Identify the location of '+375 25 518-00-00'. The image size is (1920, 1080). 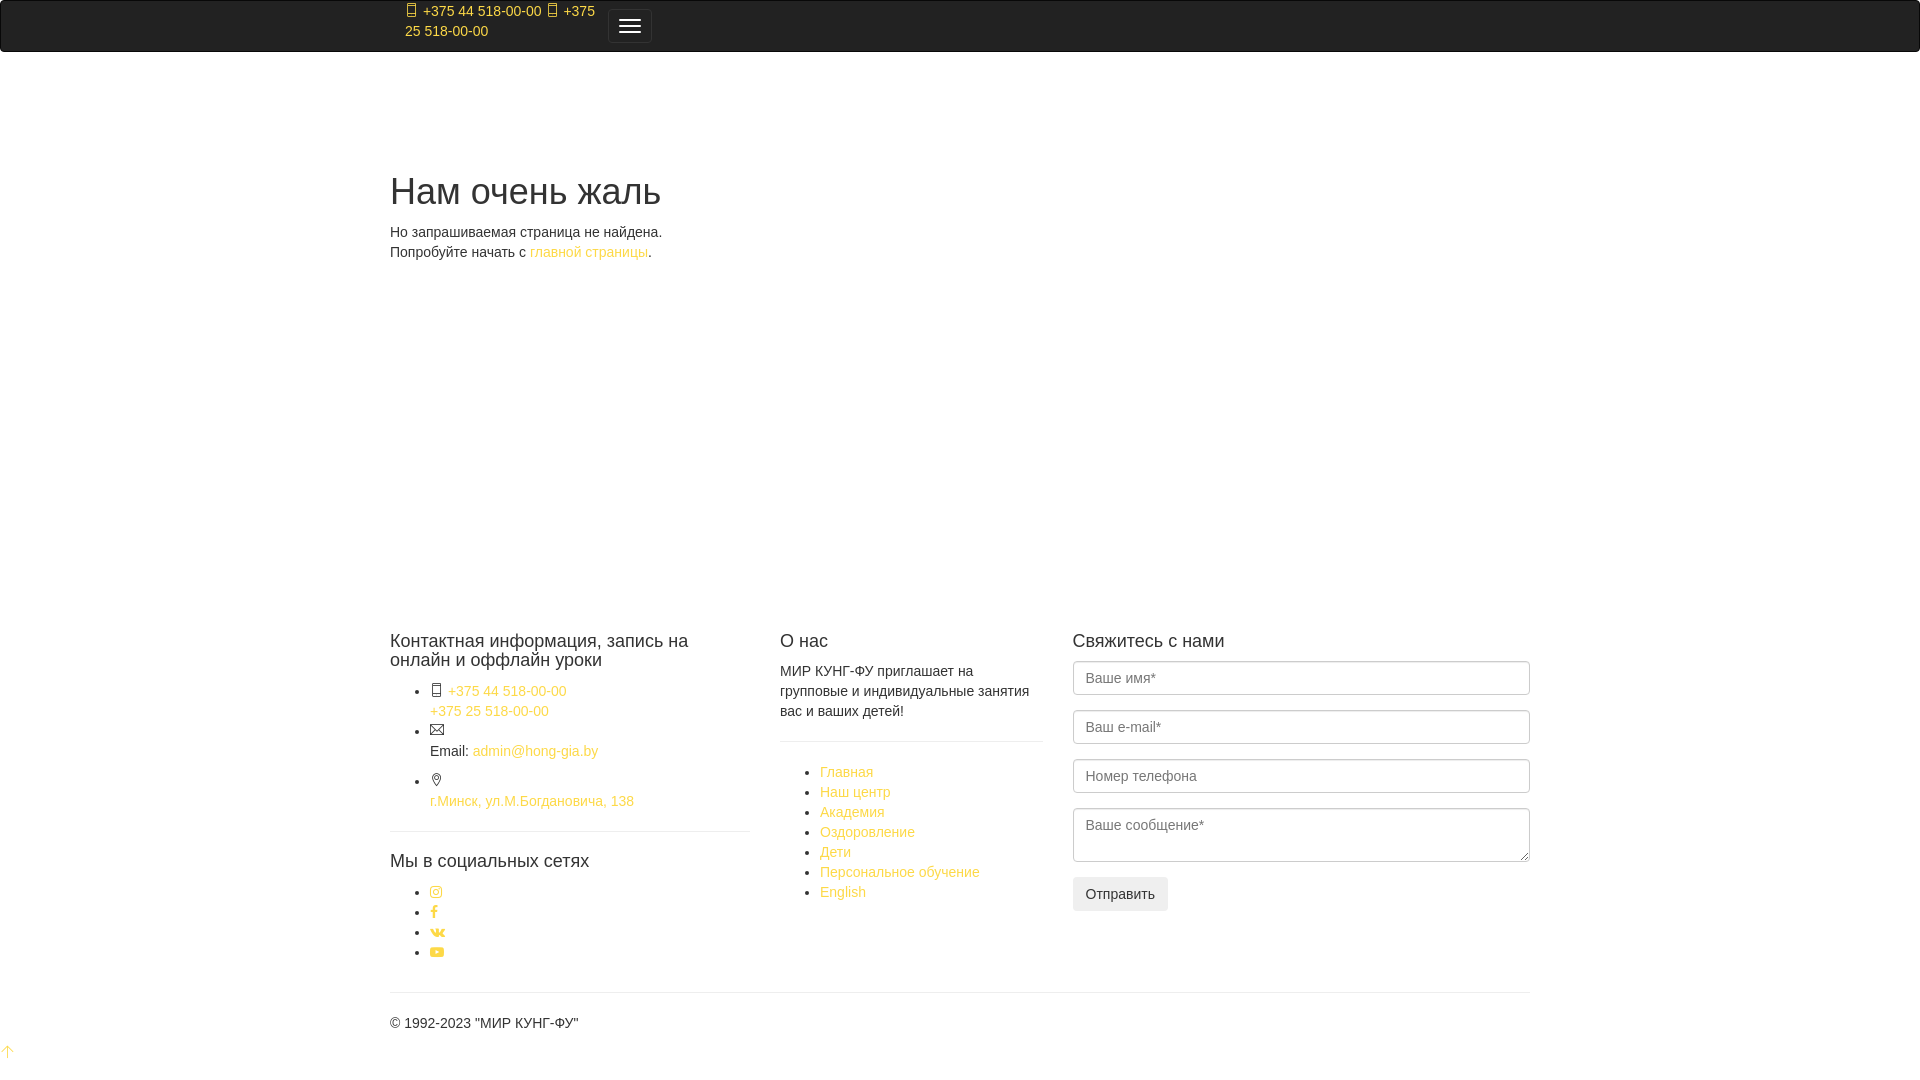
(489, 709).